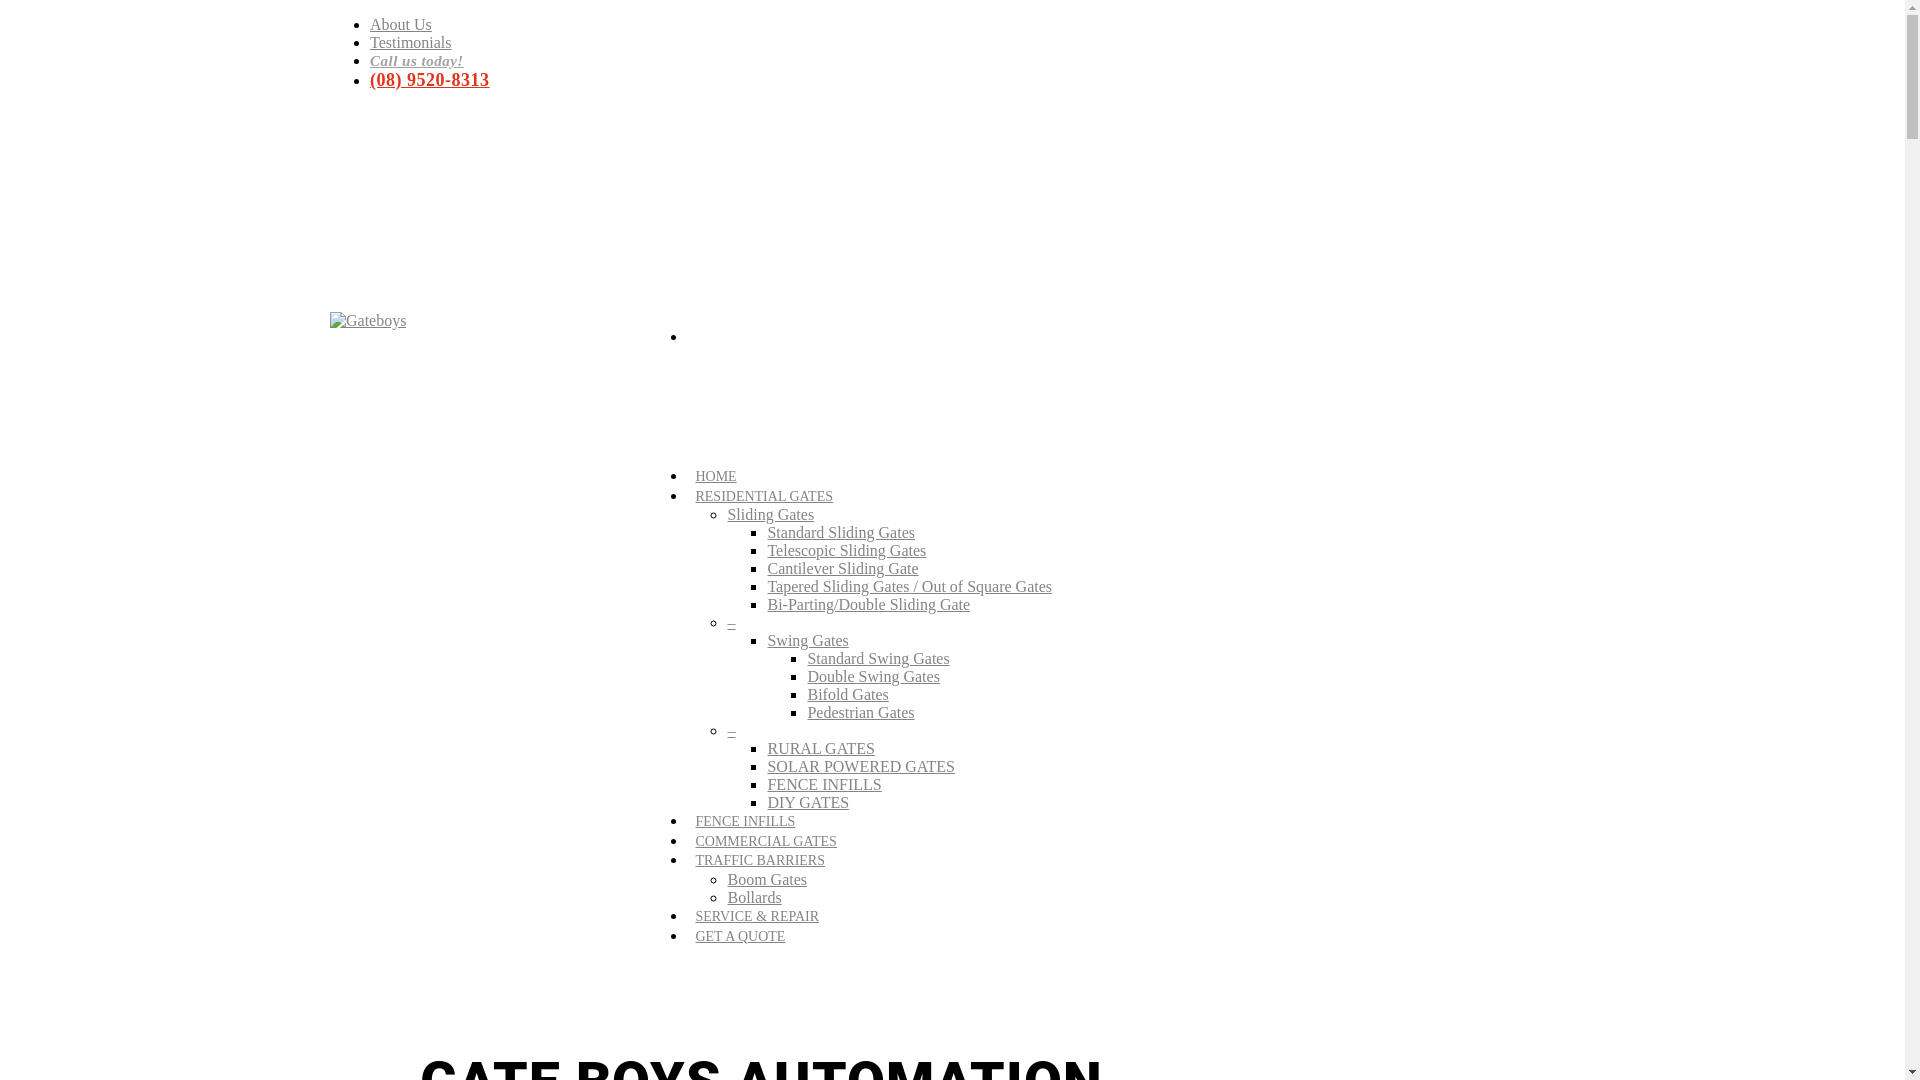  I want to click on 'TRAFFIC BARRIERS', so click(758, 864).